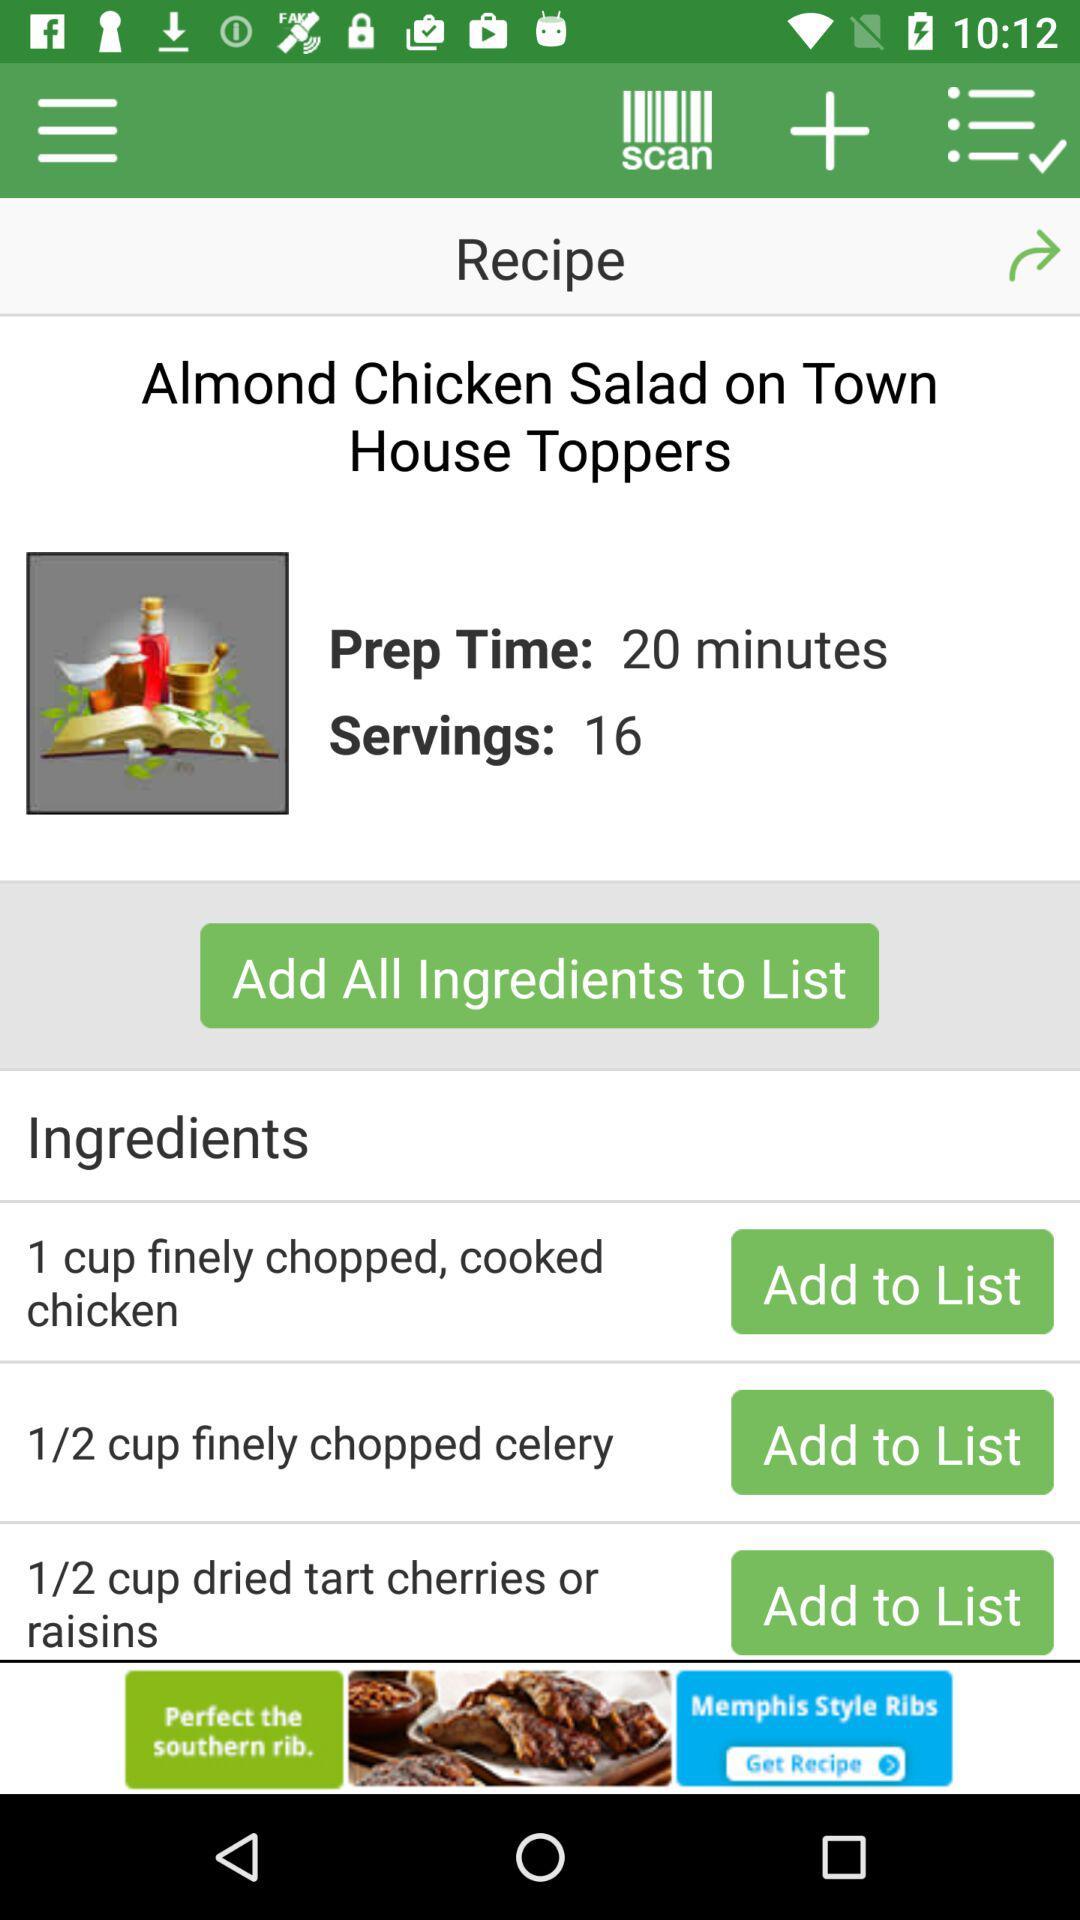  What do you see at coordinates (667, 129) in the screenshot?
I see `the button beside  on left` at bounding box center [667, 129].